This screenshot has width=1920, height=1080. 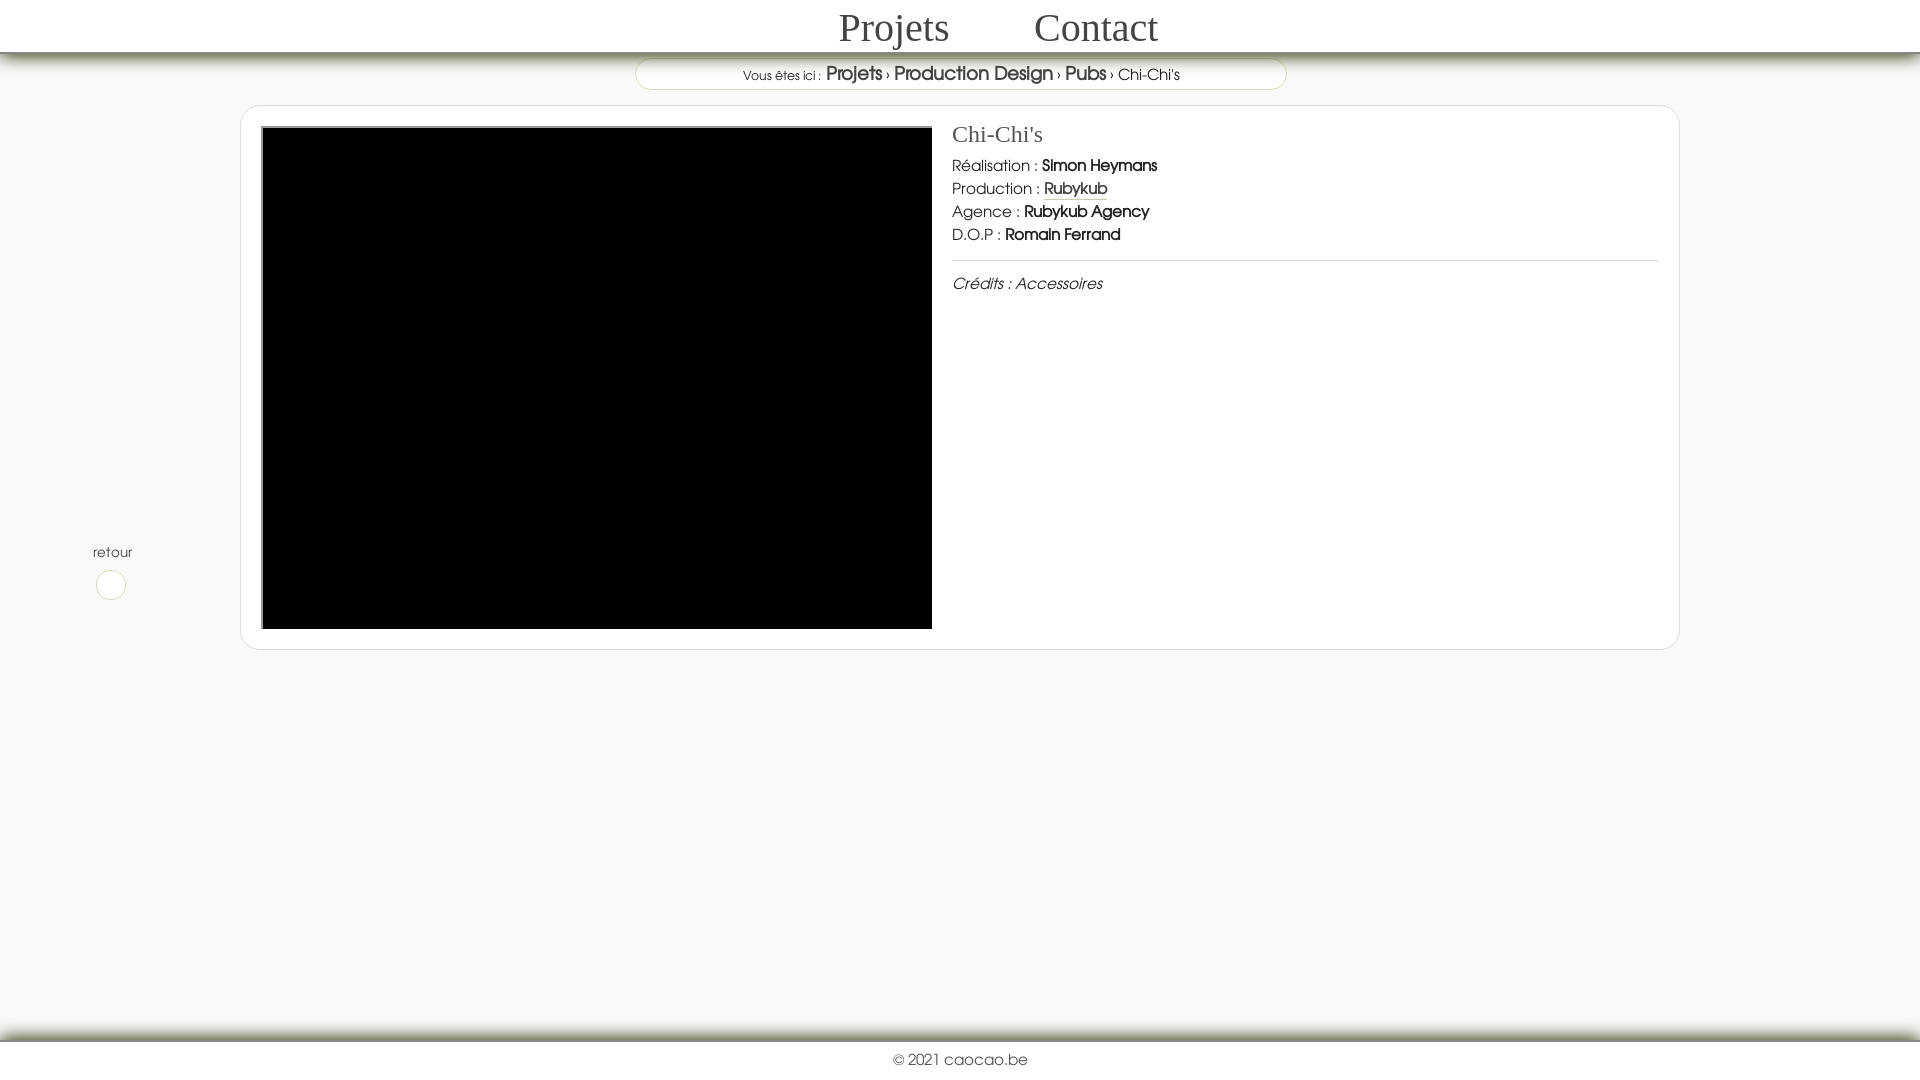 I want to click on 'Projets', so click(x=854, y=71).